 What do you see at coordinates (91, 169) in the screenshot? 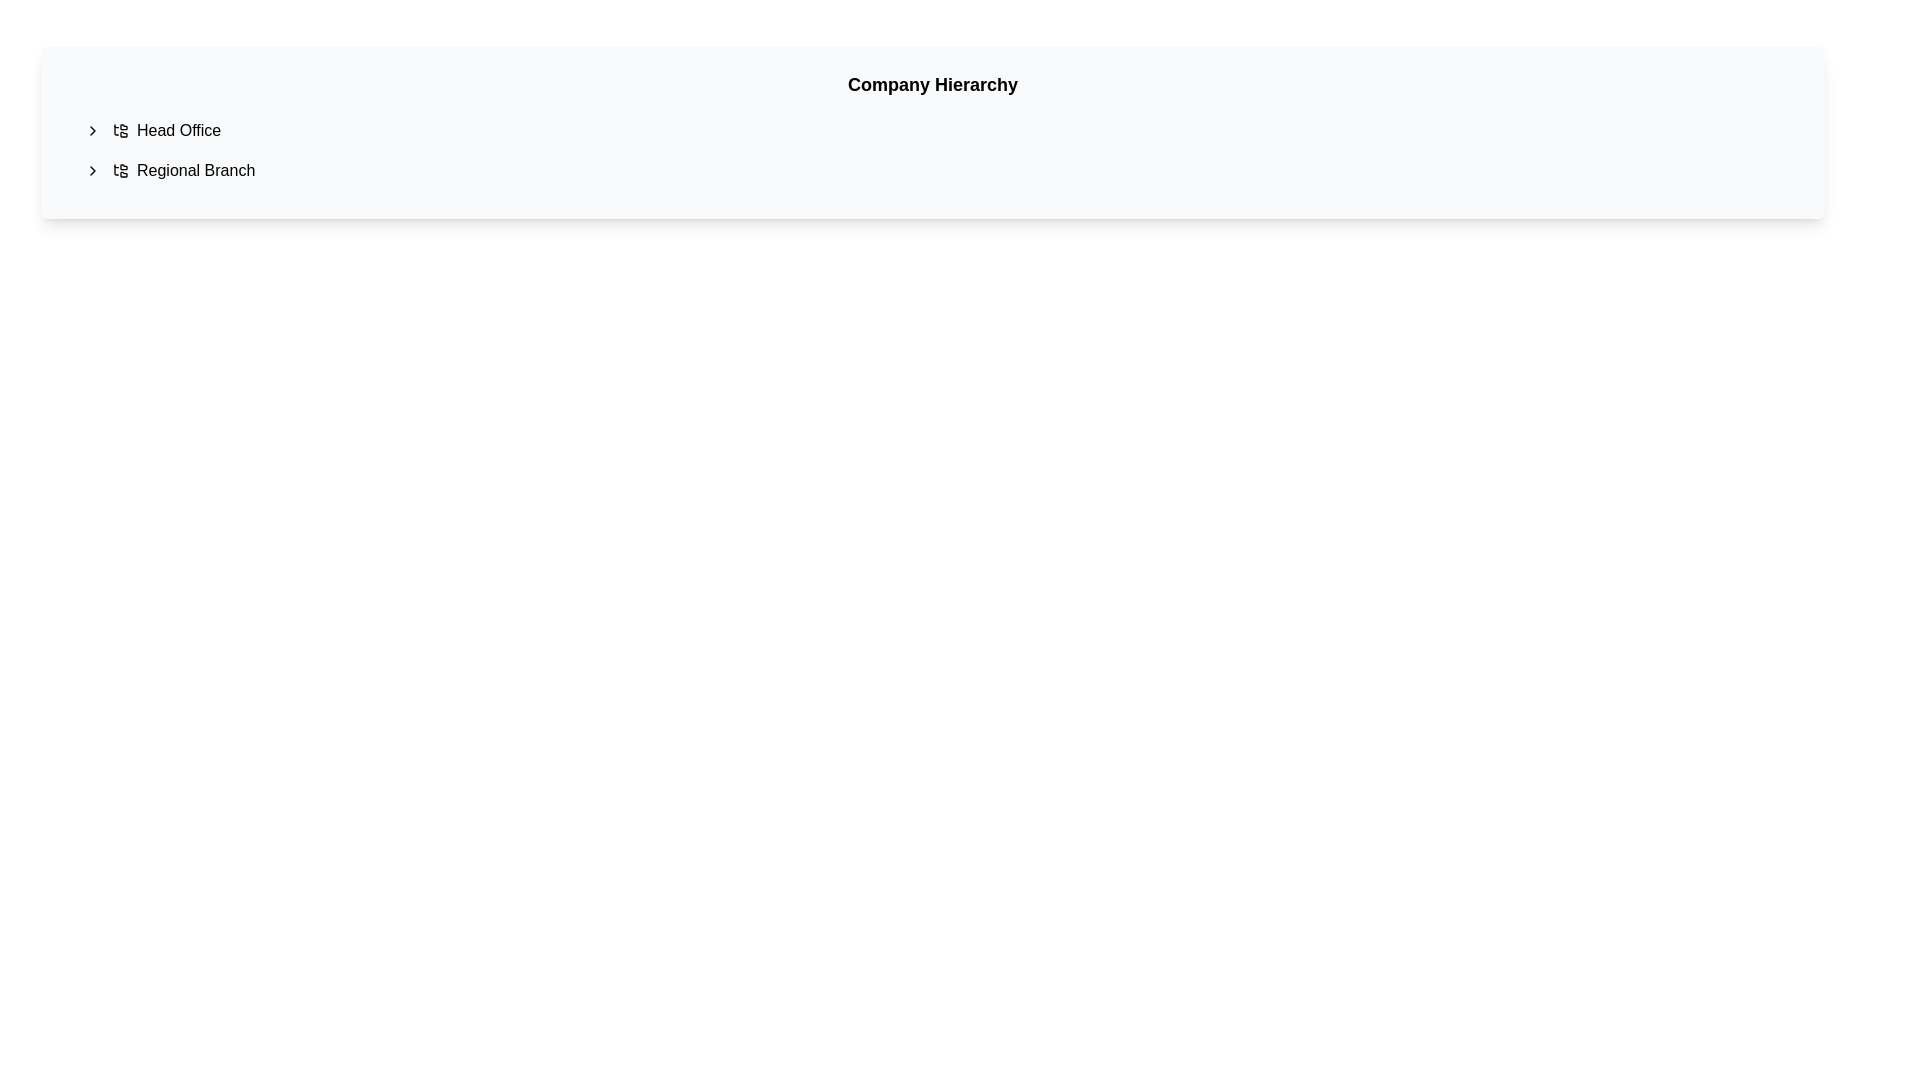
I see `the Chevron-Right icon located beside the 'Regional Branch' text to trigger a visual change if styled for hover` at bounding box center [91, 169].